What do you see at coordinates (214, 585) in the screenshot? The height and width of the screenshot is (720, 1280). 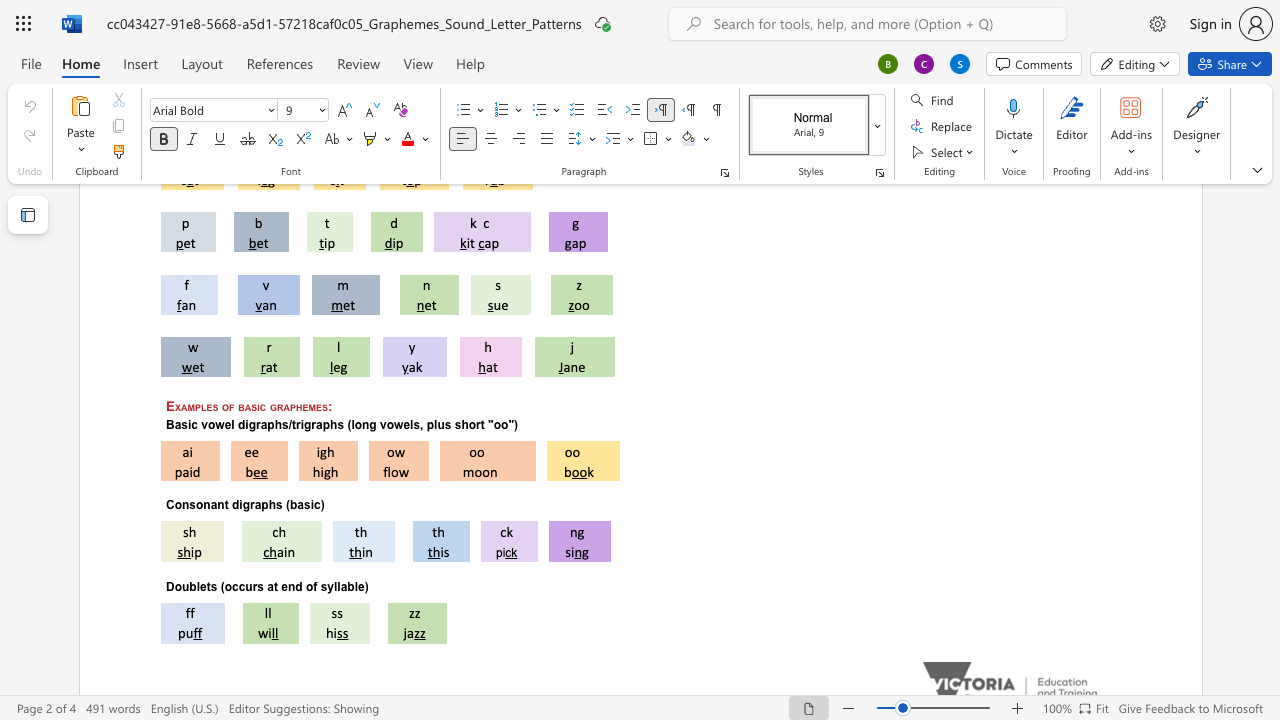 I see `the 1th character "s" in the text` at bounding box center [214, 585].